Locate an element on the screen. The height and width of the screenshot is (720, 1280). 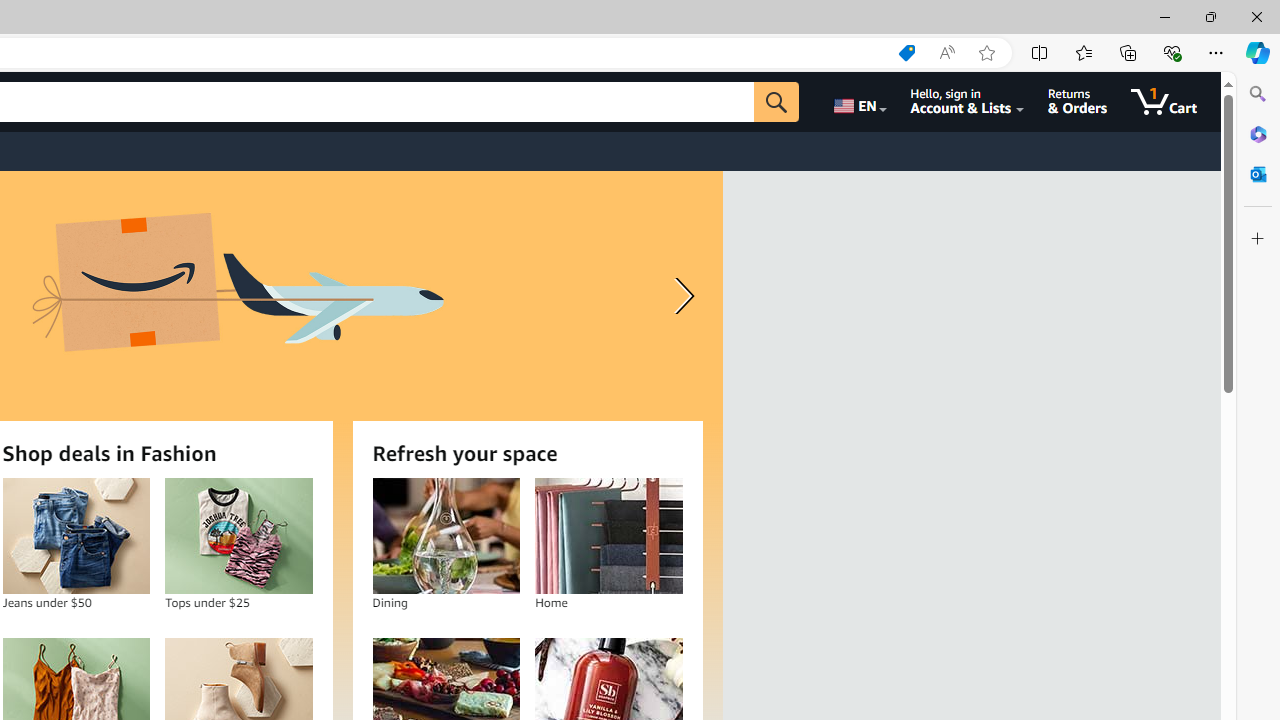
'1 item in cart' is located at coordinates (1164, 101).